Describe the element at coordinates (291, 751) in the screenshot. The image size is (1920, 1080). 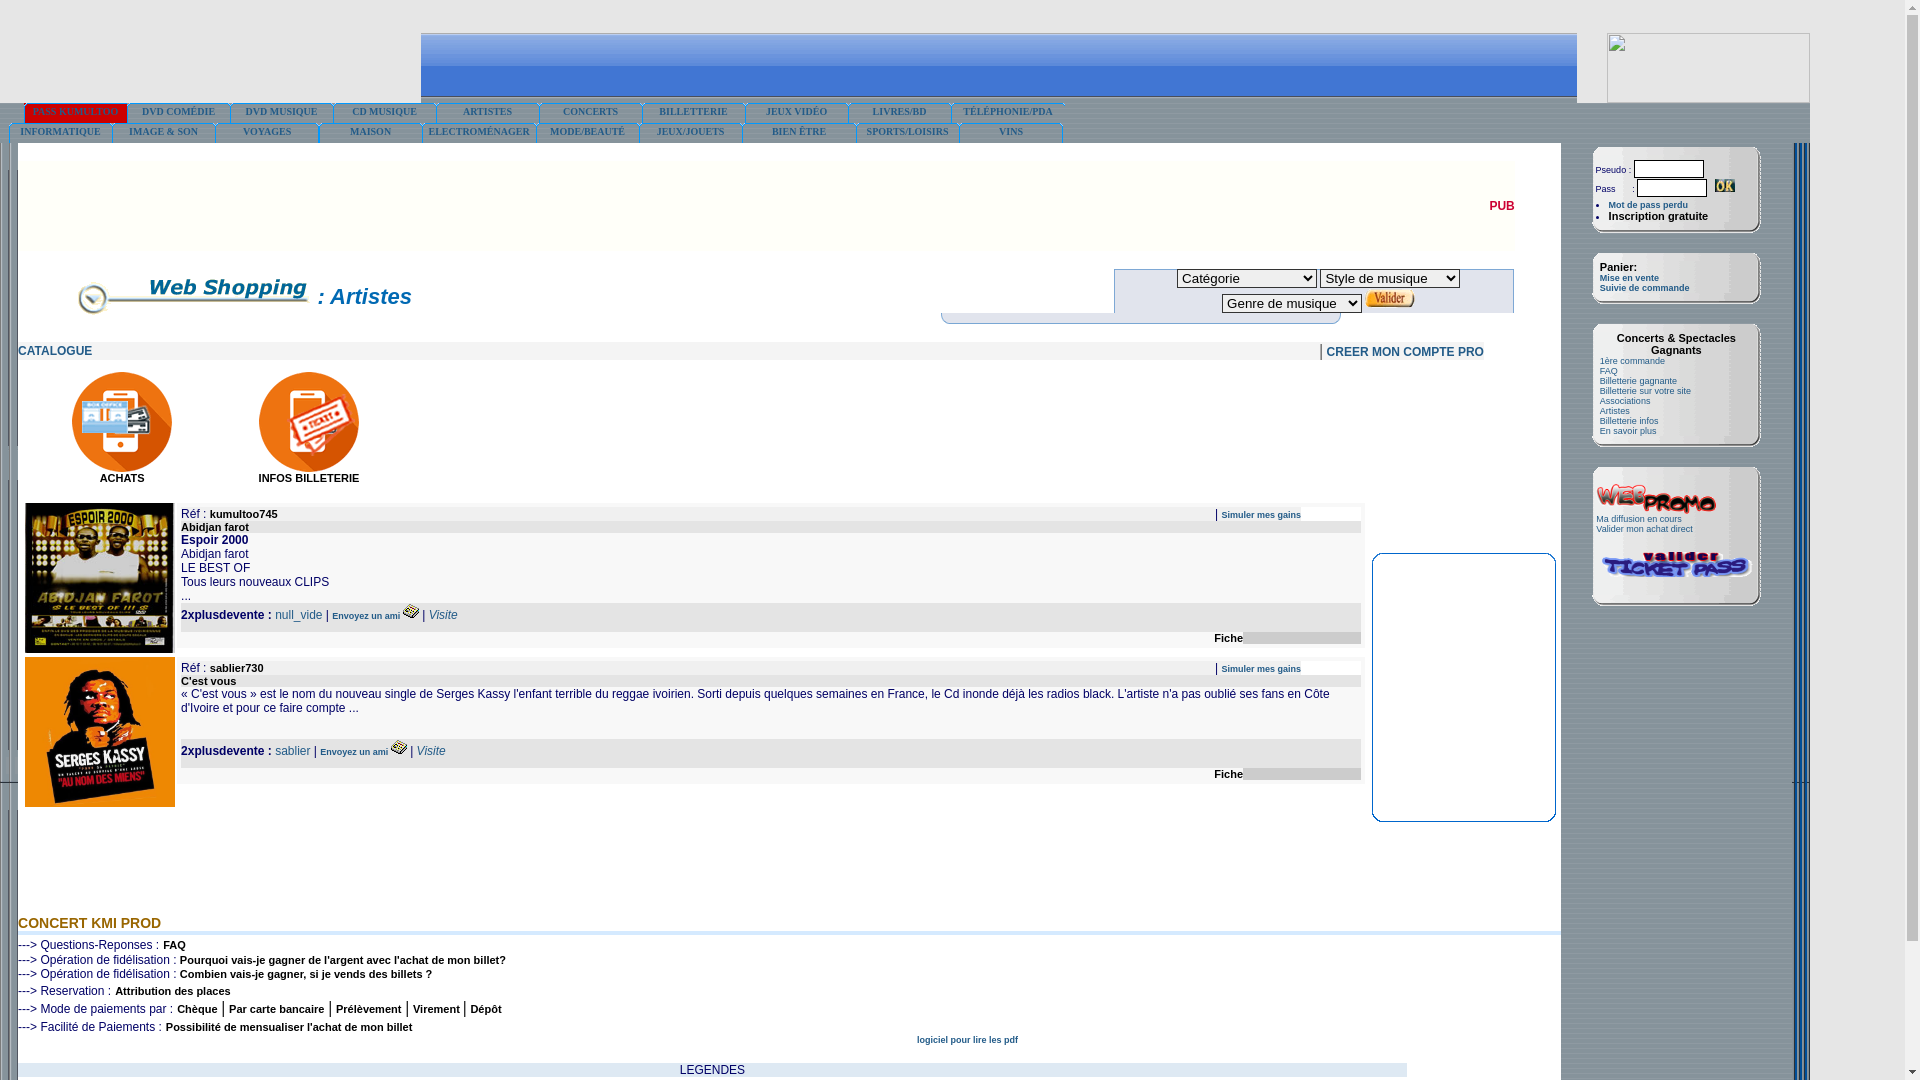
I see `'sablier'` at that location.